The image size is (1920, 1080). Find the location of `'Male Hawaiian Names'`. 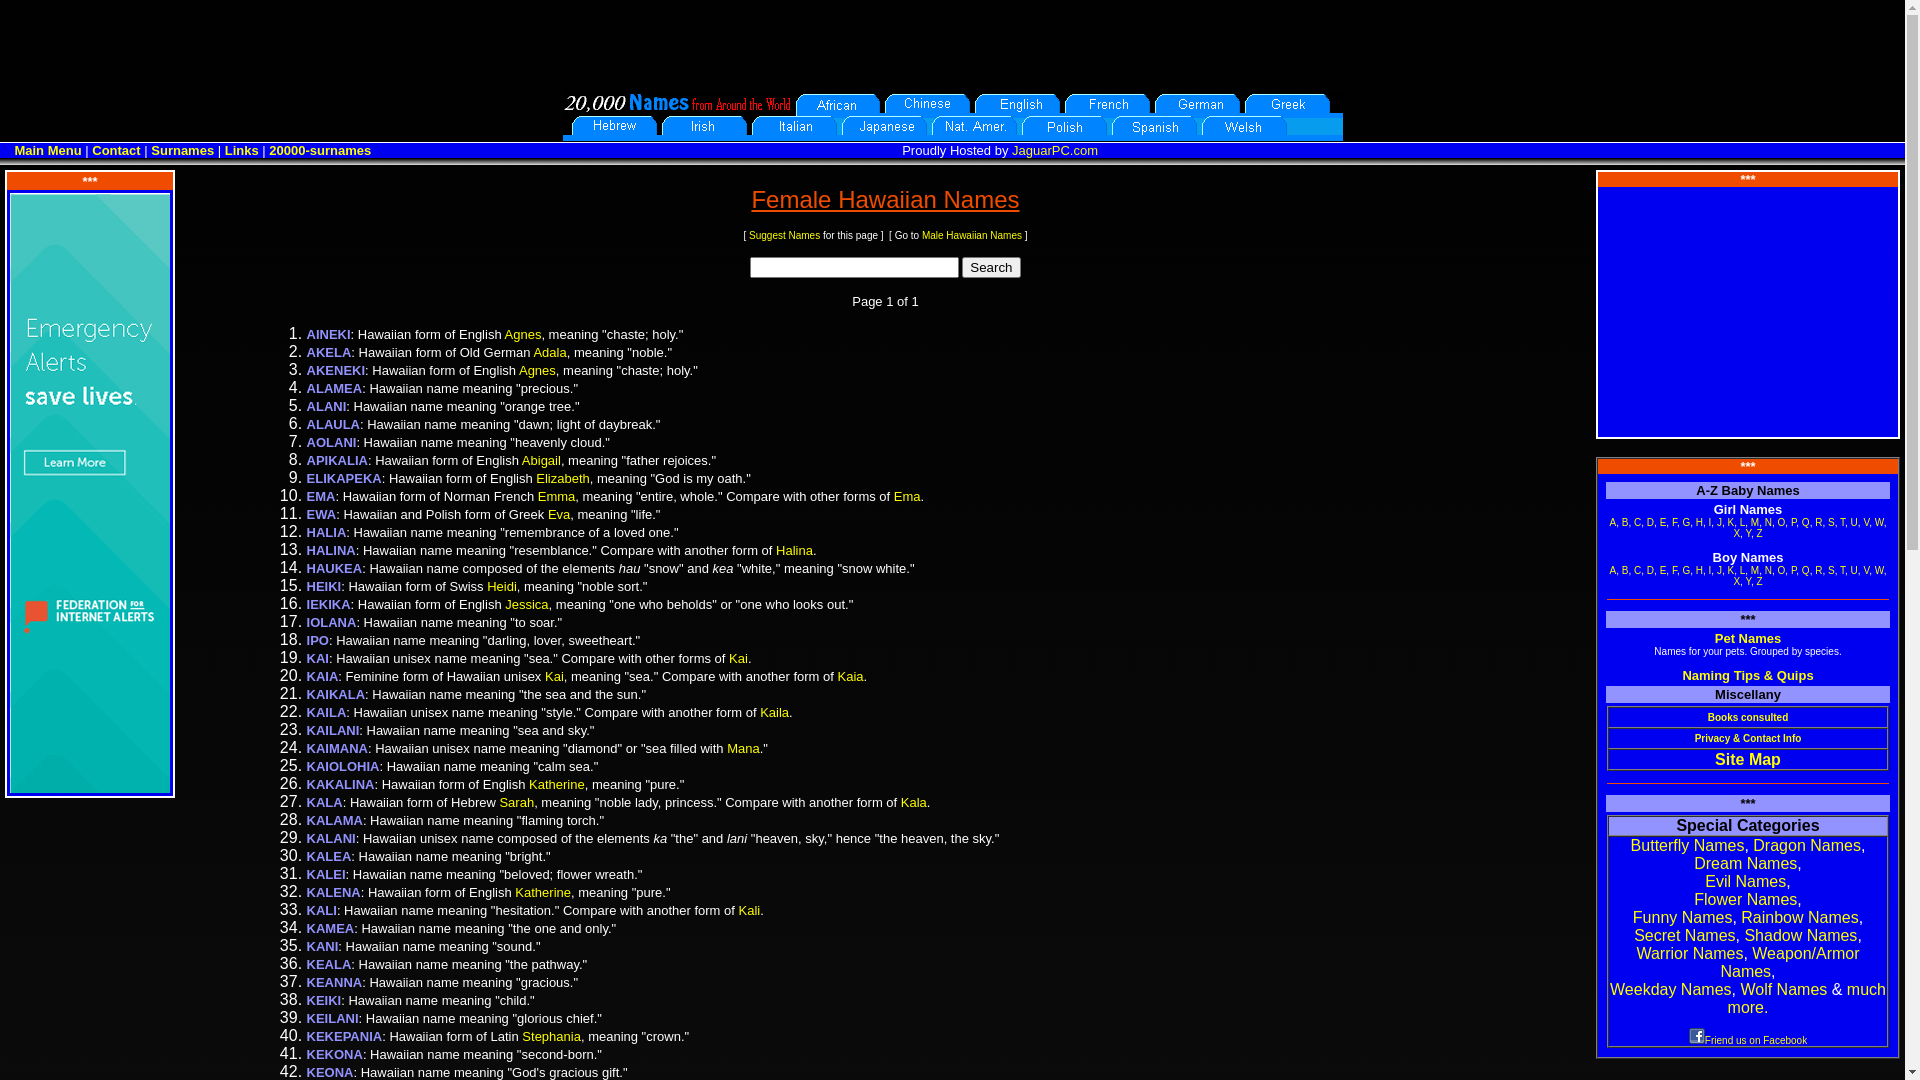

'Male Hawaiian Names' is located at coordinates (972, 234).